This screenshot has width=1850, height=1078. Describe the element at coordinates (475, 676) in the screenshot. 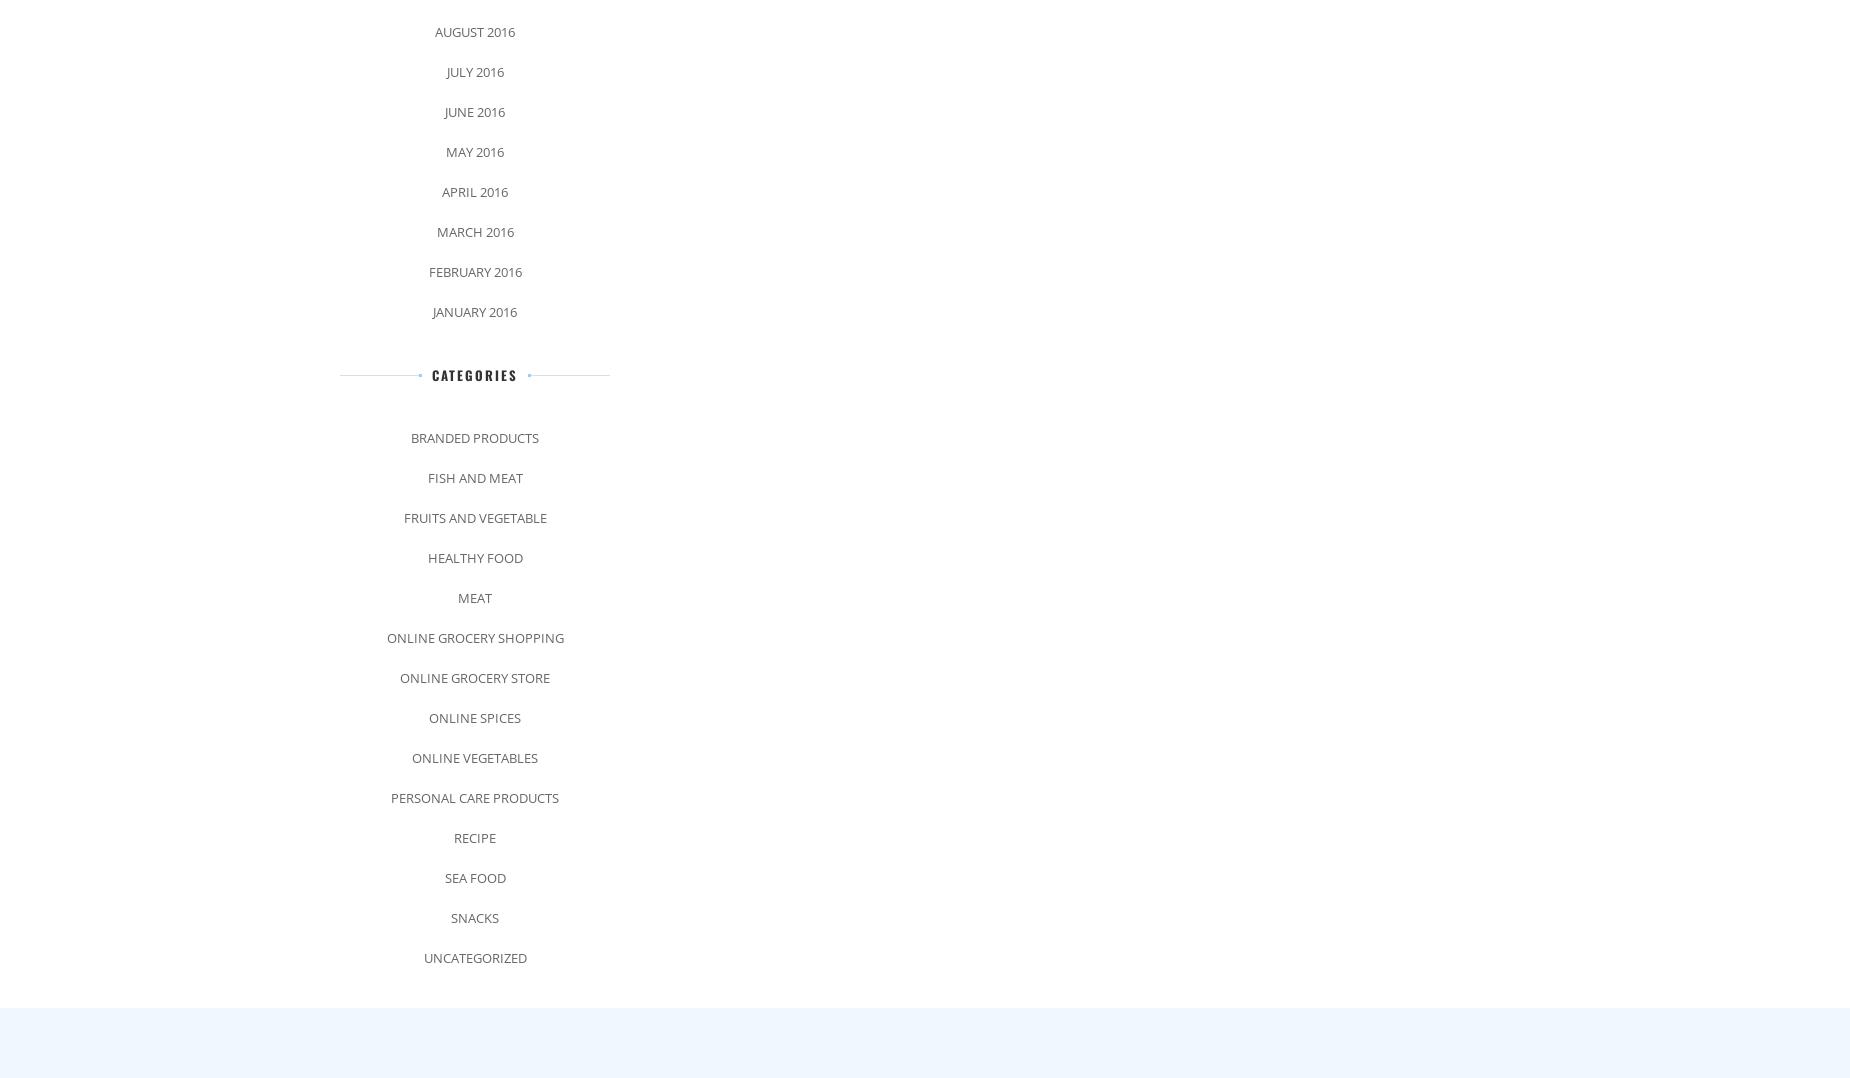

I see `'Online grocery store'` at that location.